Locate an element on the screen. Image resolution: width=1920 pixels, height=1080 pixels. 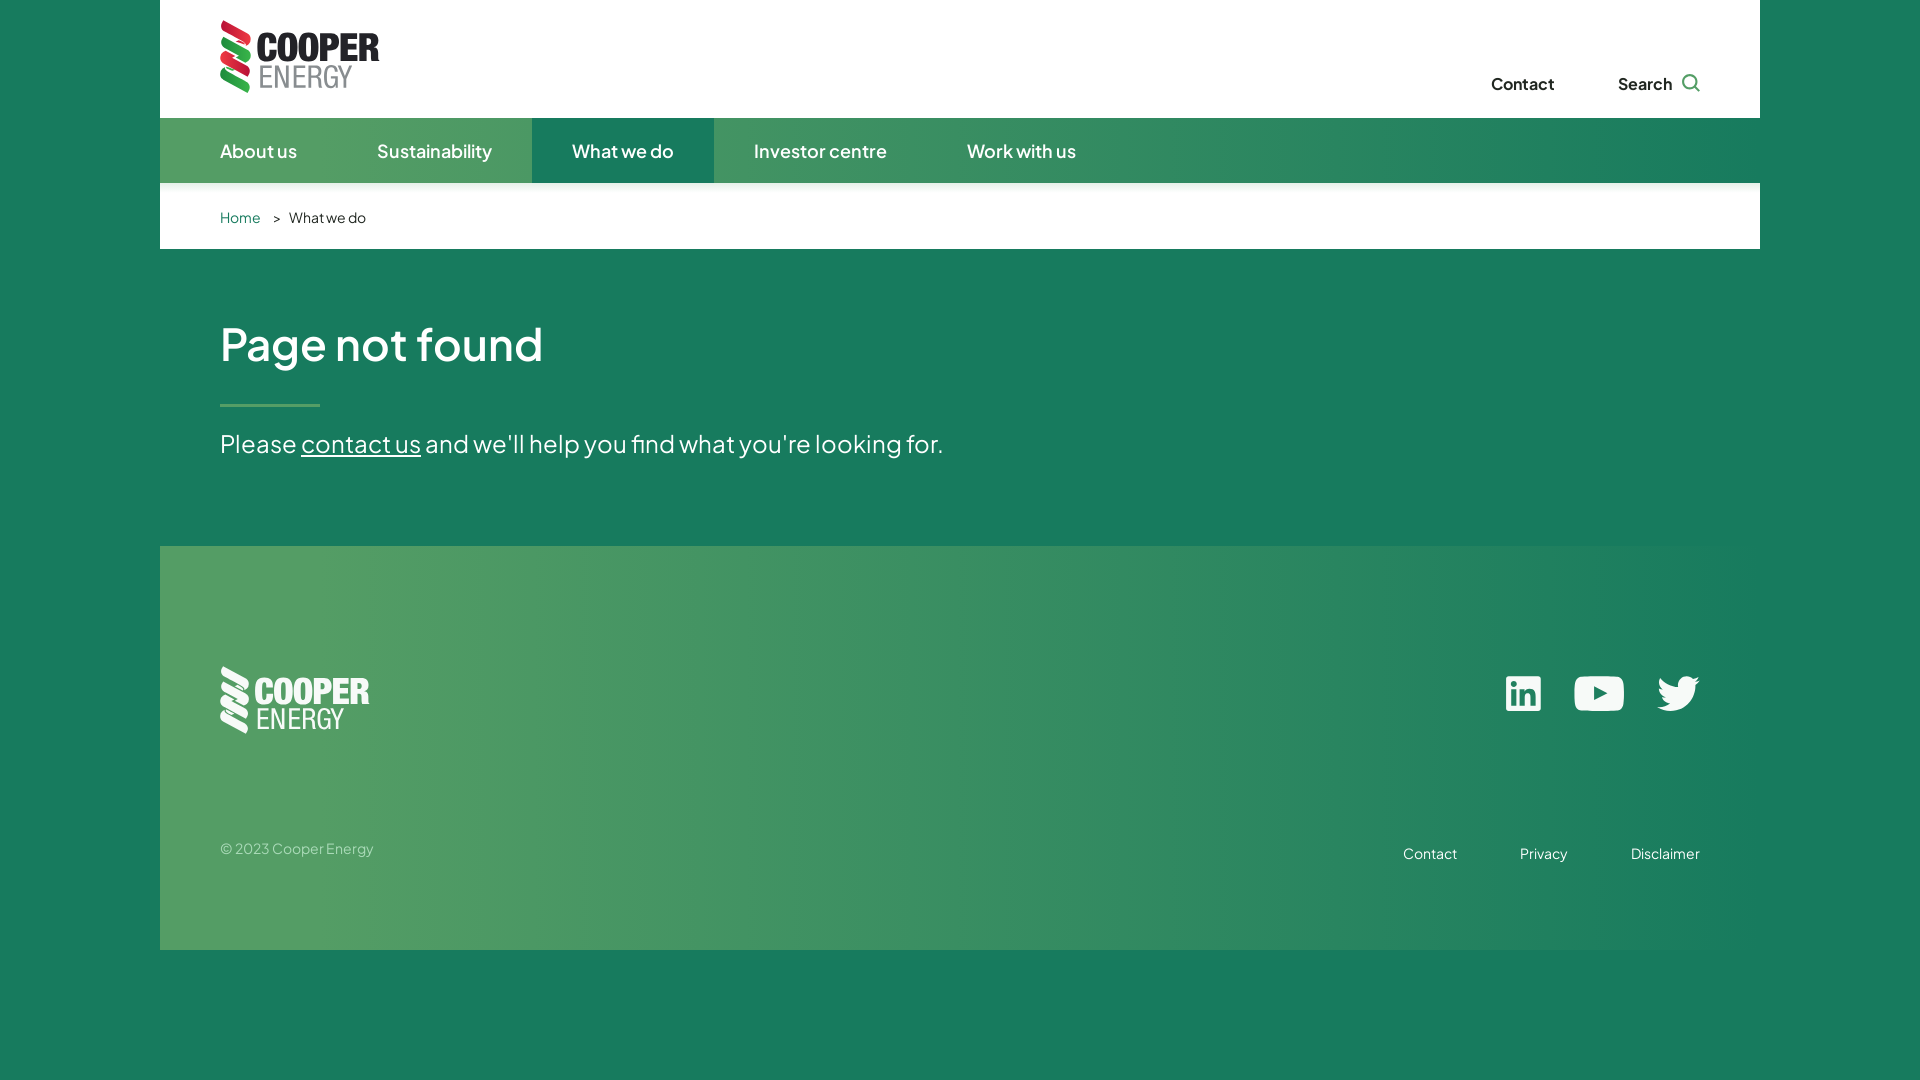
'Investor centre' is located at coordinates (820, 149).